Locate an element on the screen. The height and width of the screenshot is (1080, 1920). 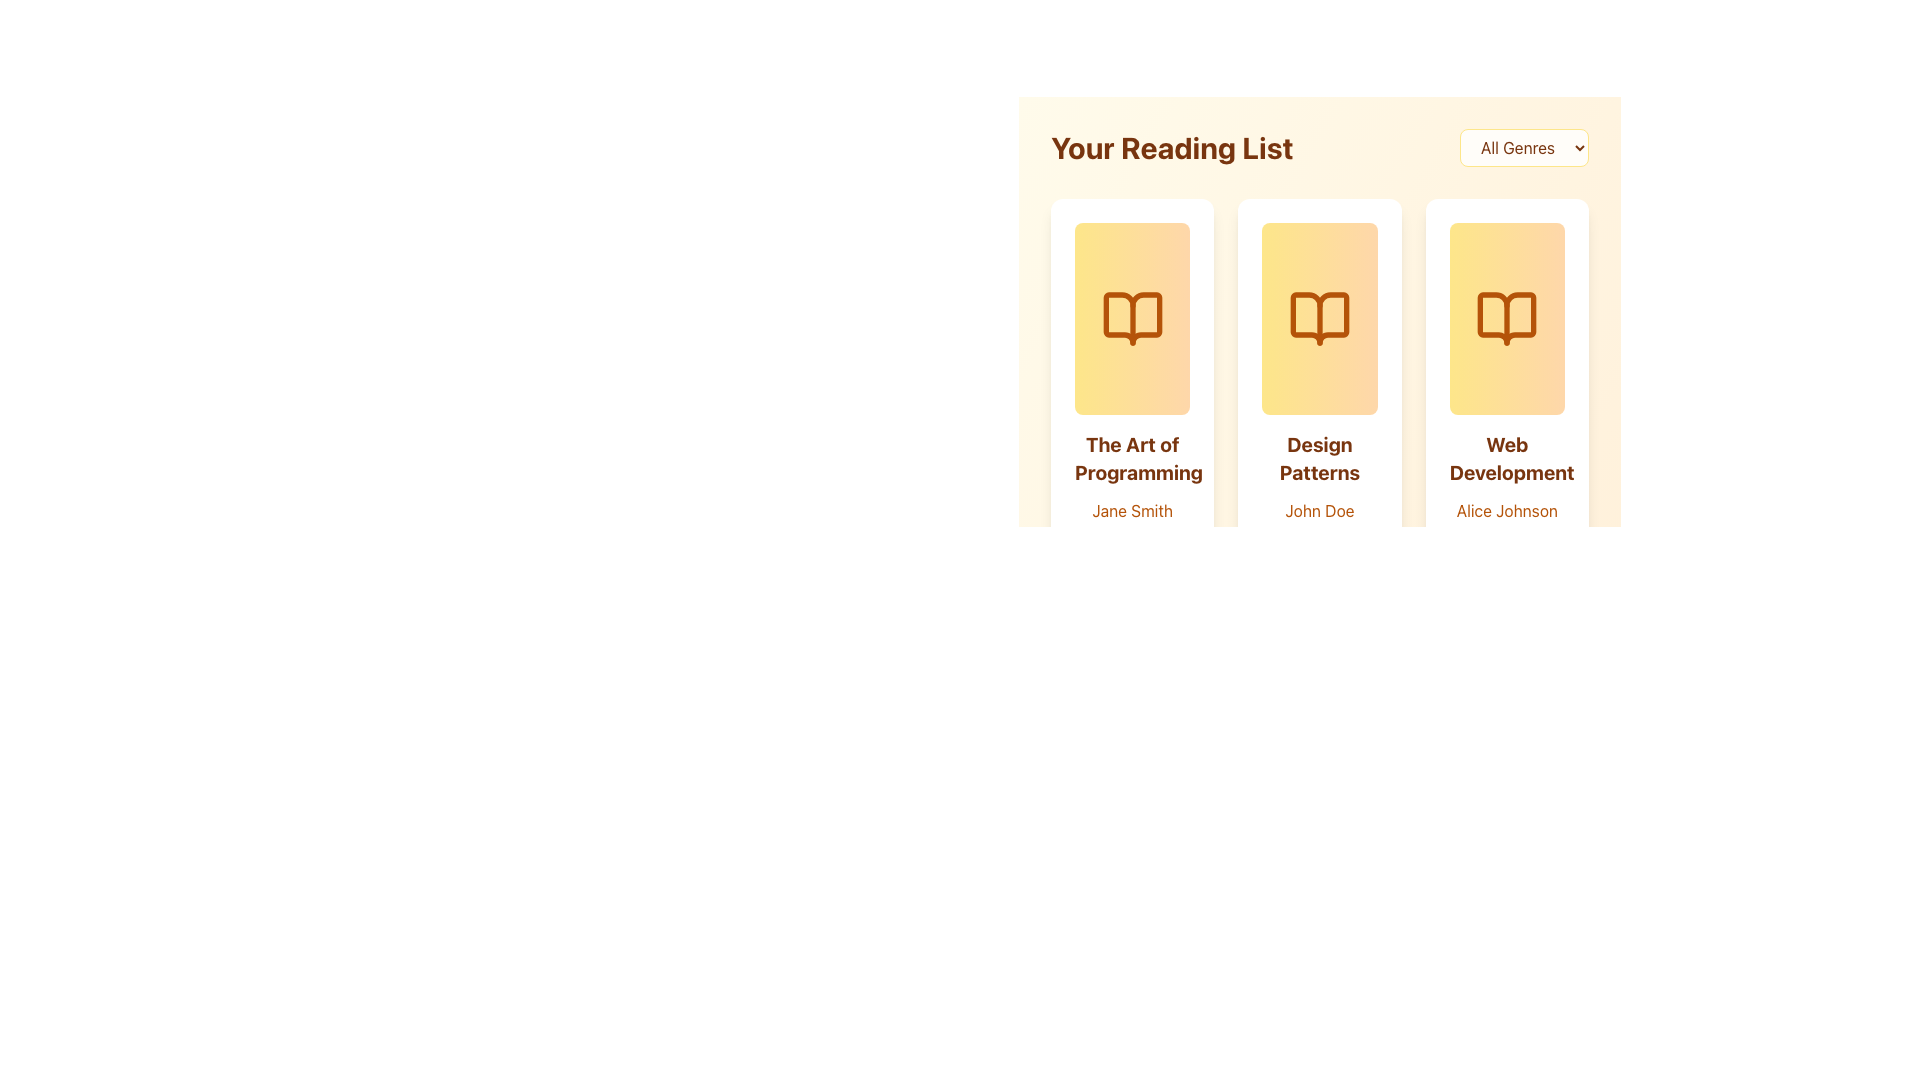
the first textual block in the 'Your Reading List' section is located at coordinates (1132, 518).